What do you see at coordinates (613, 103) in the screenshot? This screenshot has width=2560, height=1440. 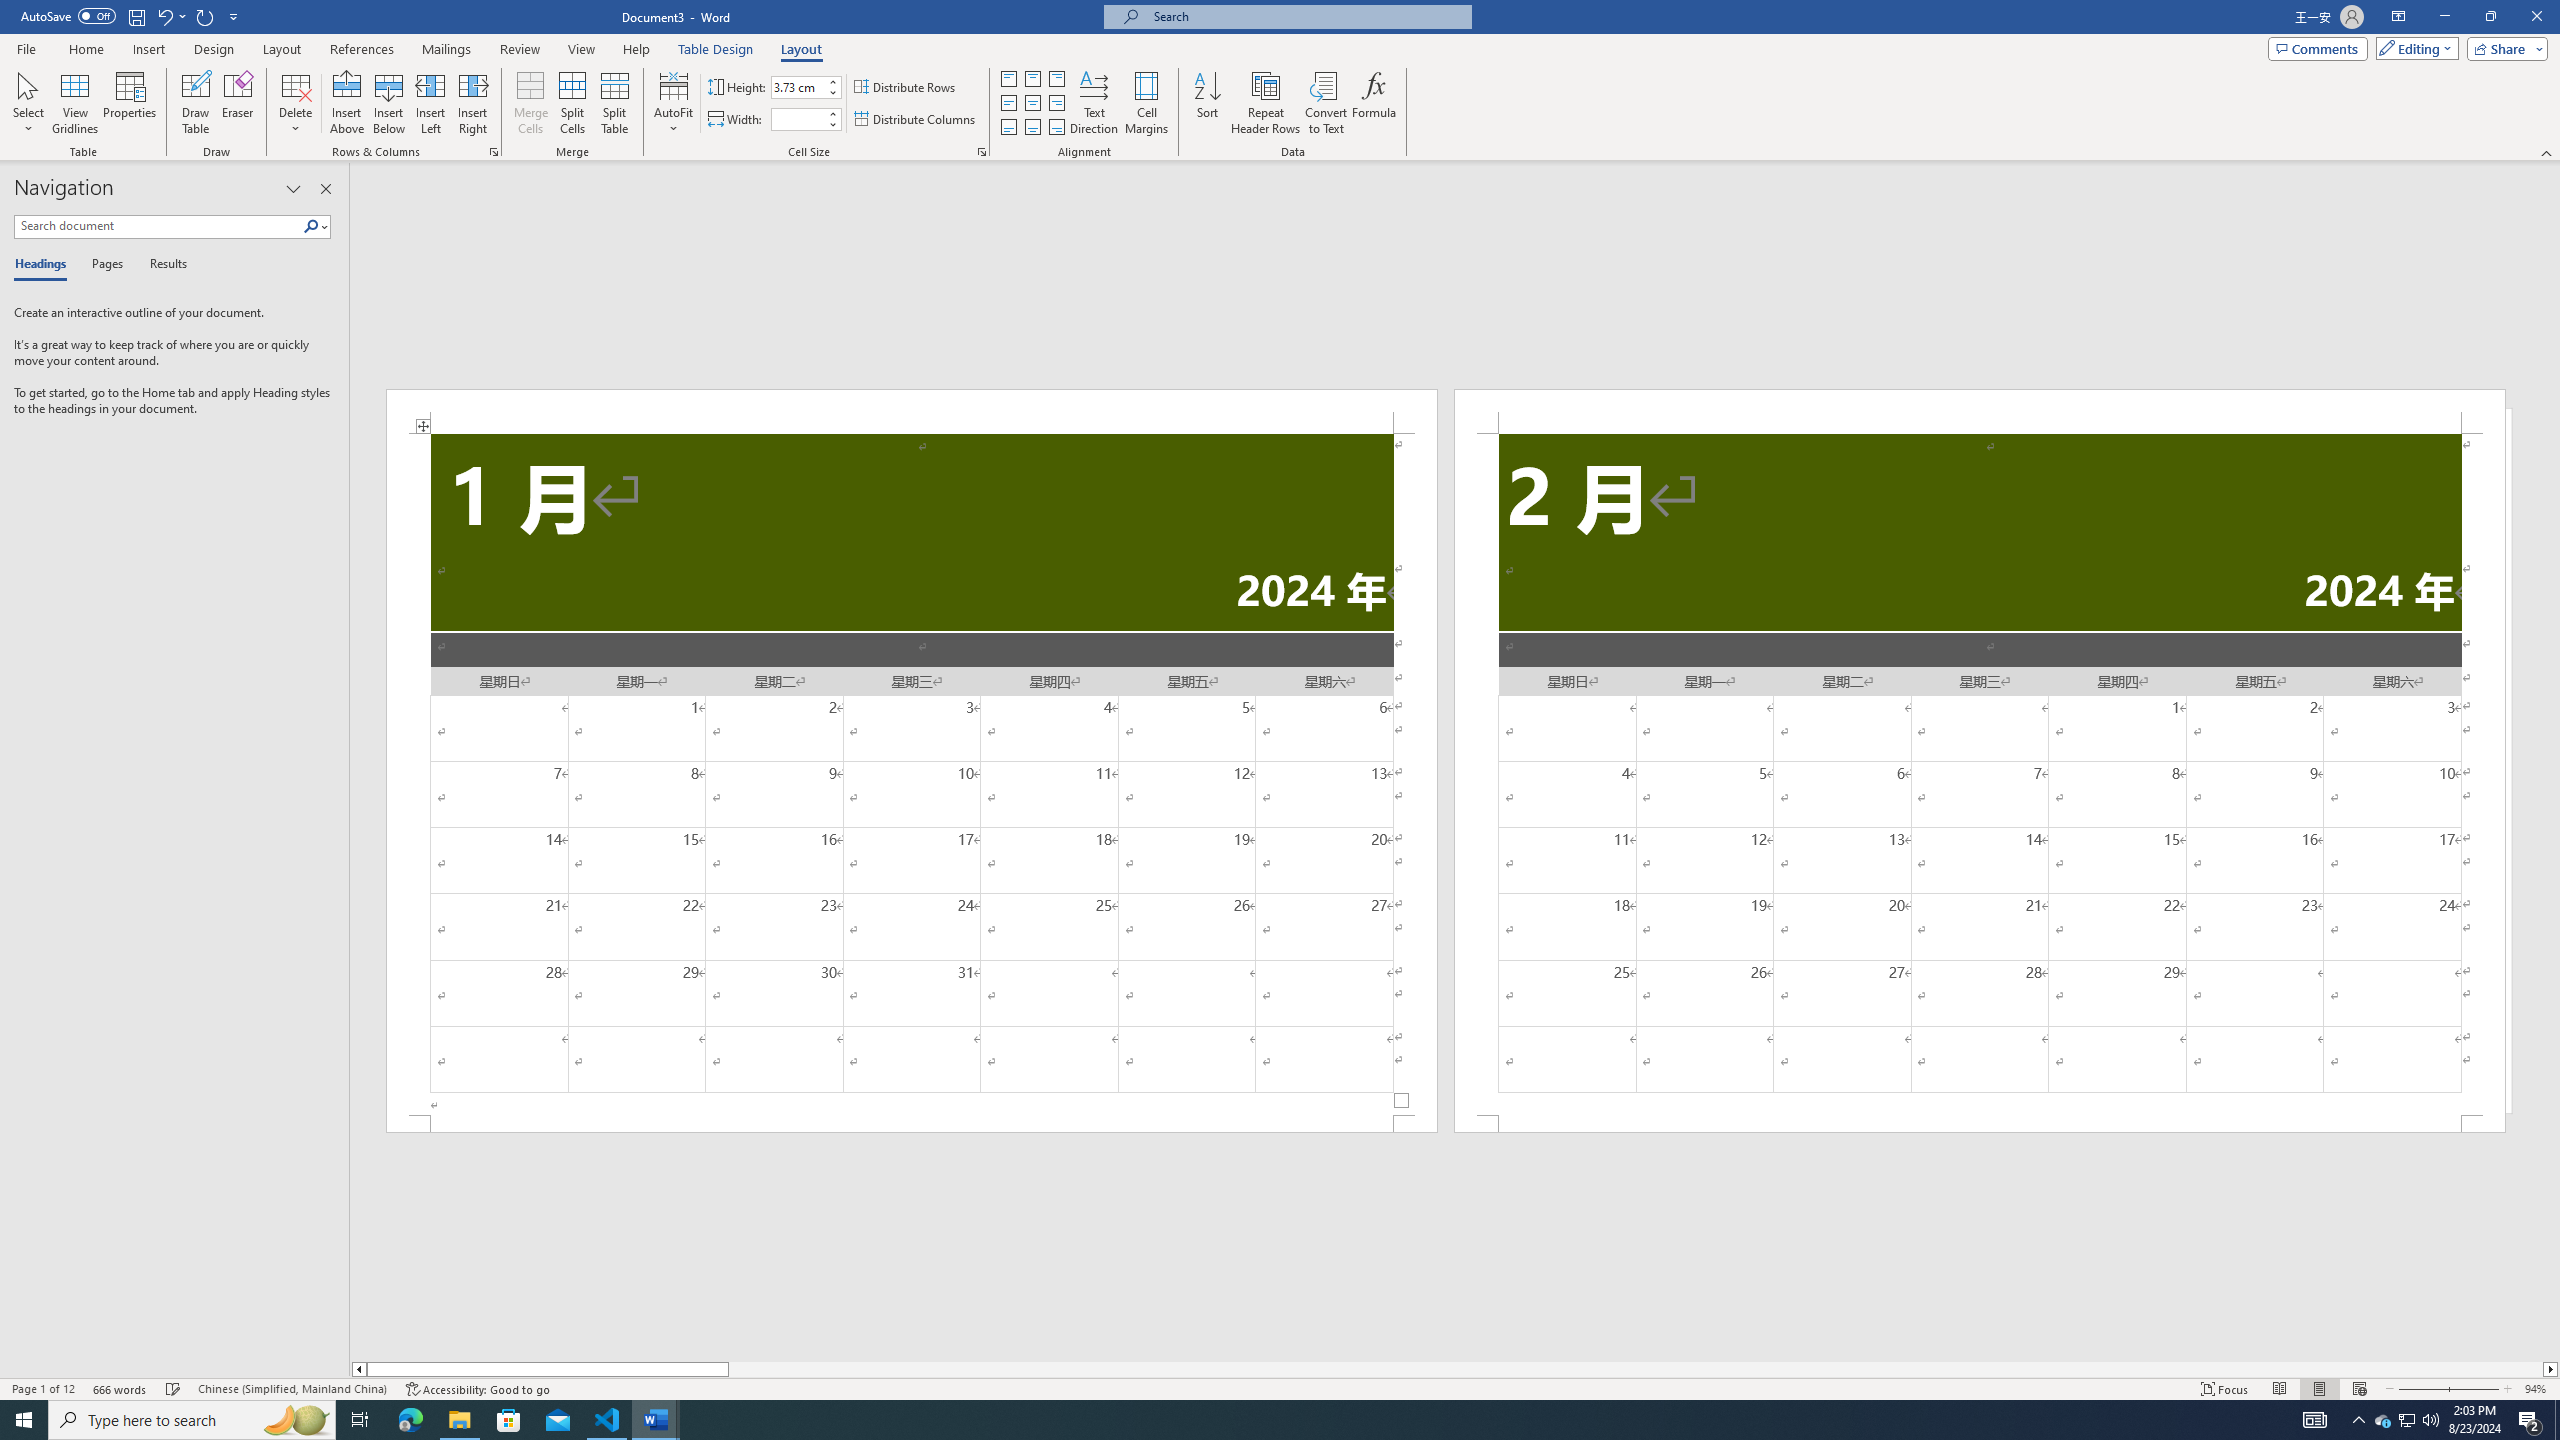 I see `'Split Table'` at bounding box center [613, 103].